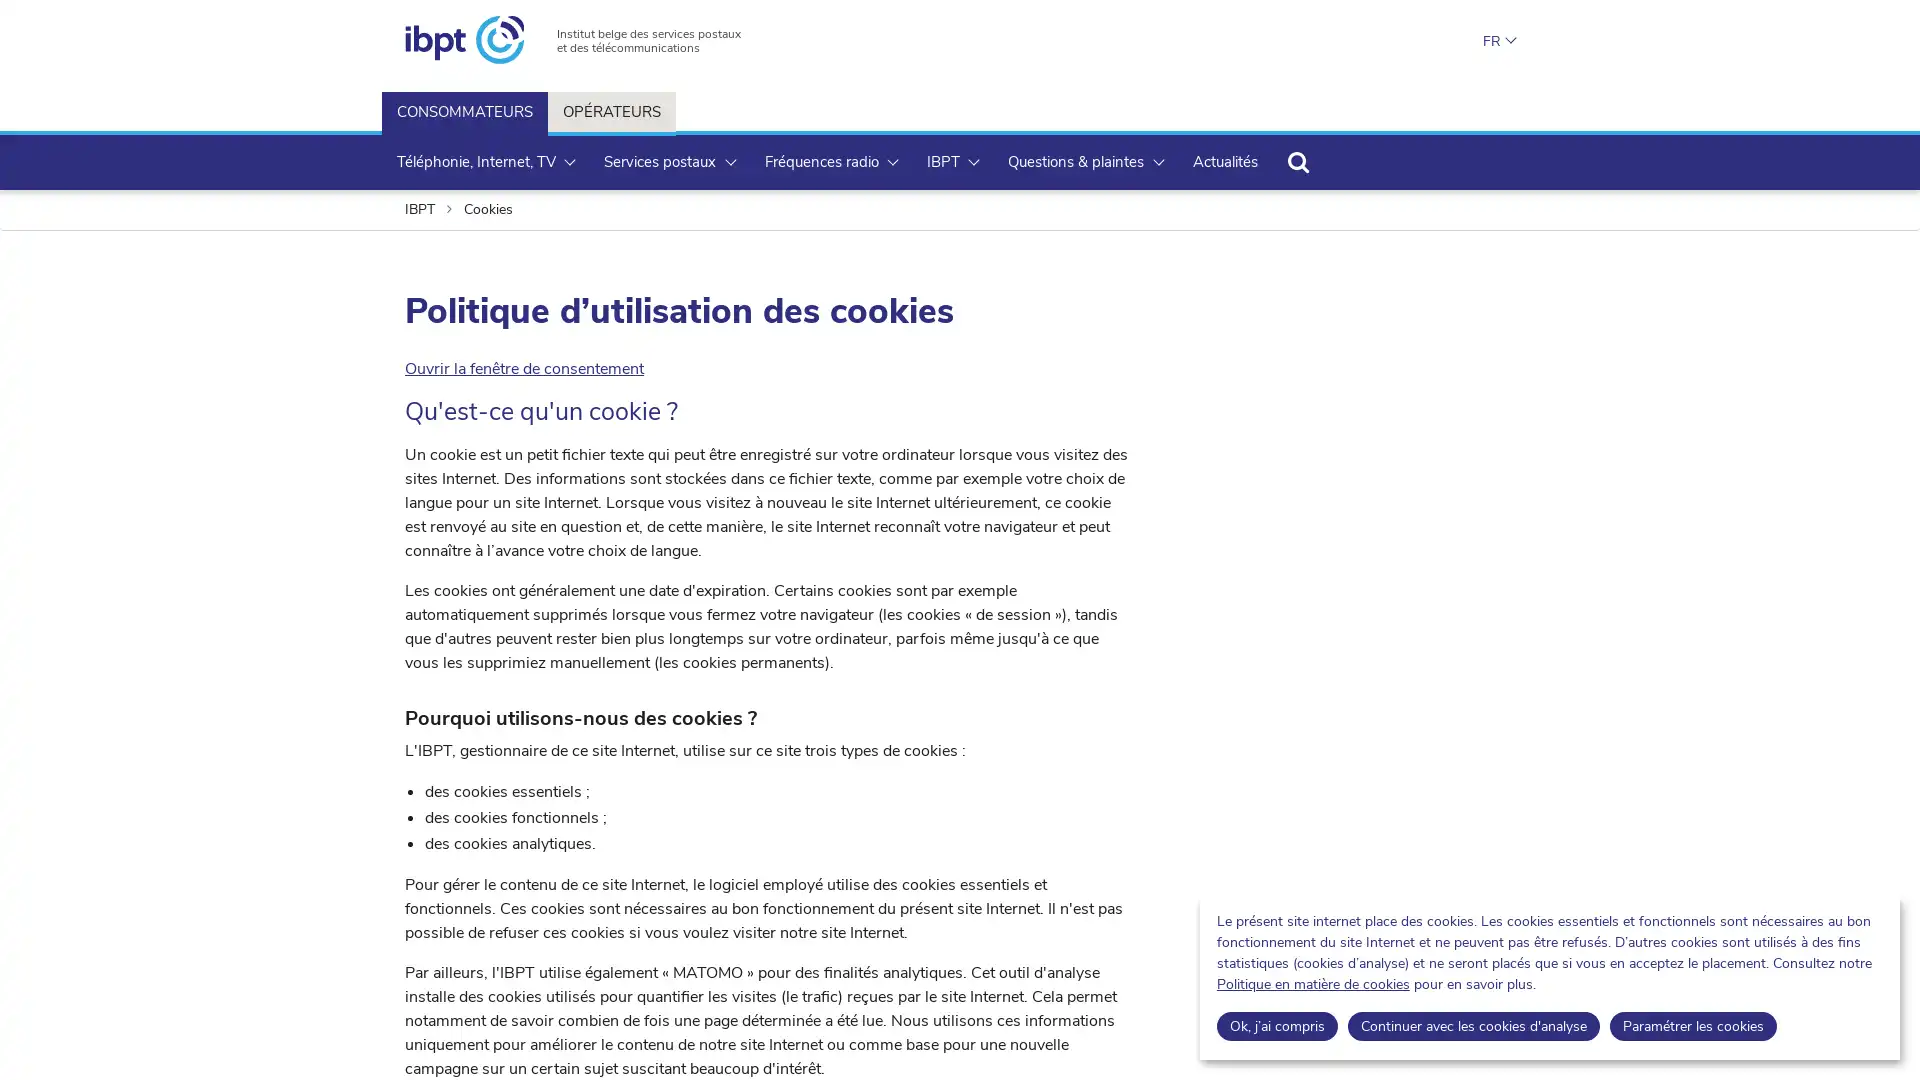 This screenshot has height=1080, width=1920. Describe the element at coordinates (1275, 1026) in the screenshot. I see `Ok, jai compris` at that location.